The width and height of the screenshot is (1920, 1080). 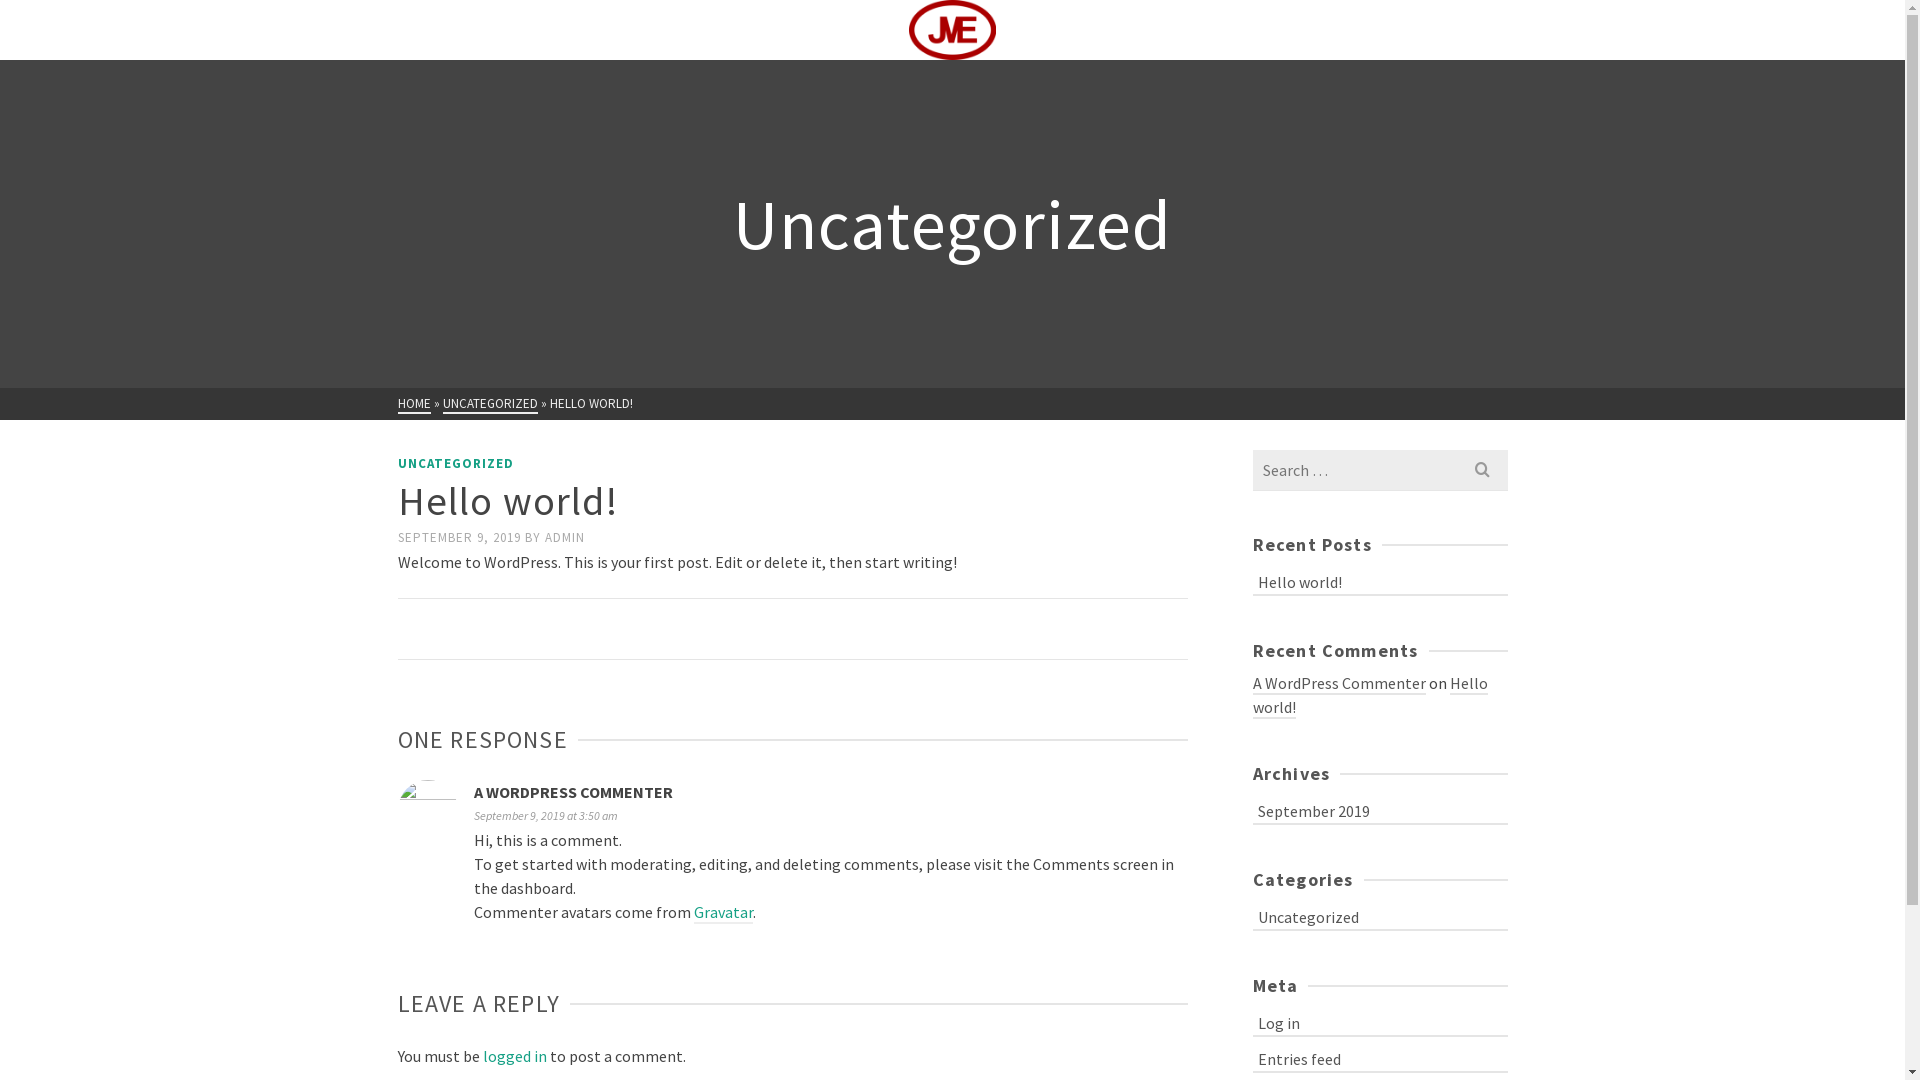 What do you see at coordinates (413, 404) in the screenshot?
I see `'HOME'` at bounding box center [413, 404].